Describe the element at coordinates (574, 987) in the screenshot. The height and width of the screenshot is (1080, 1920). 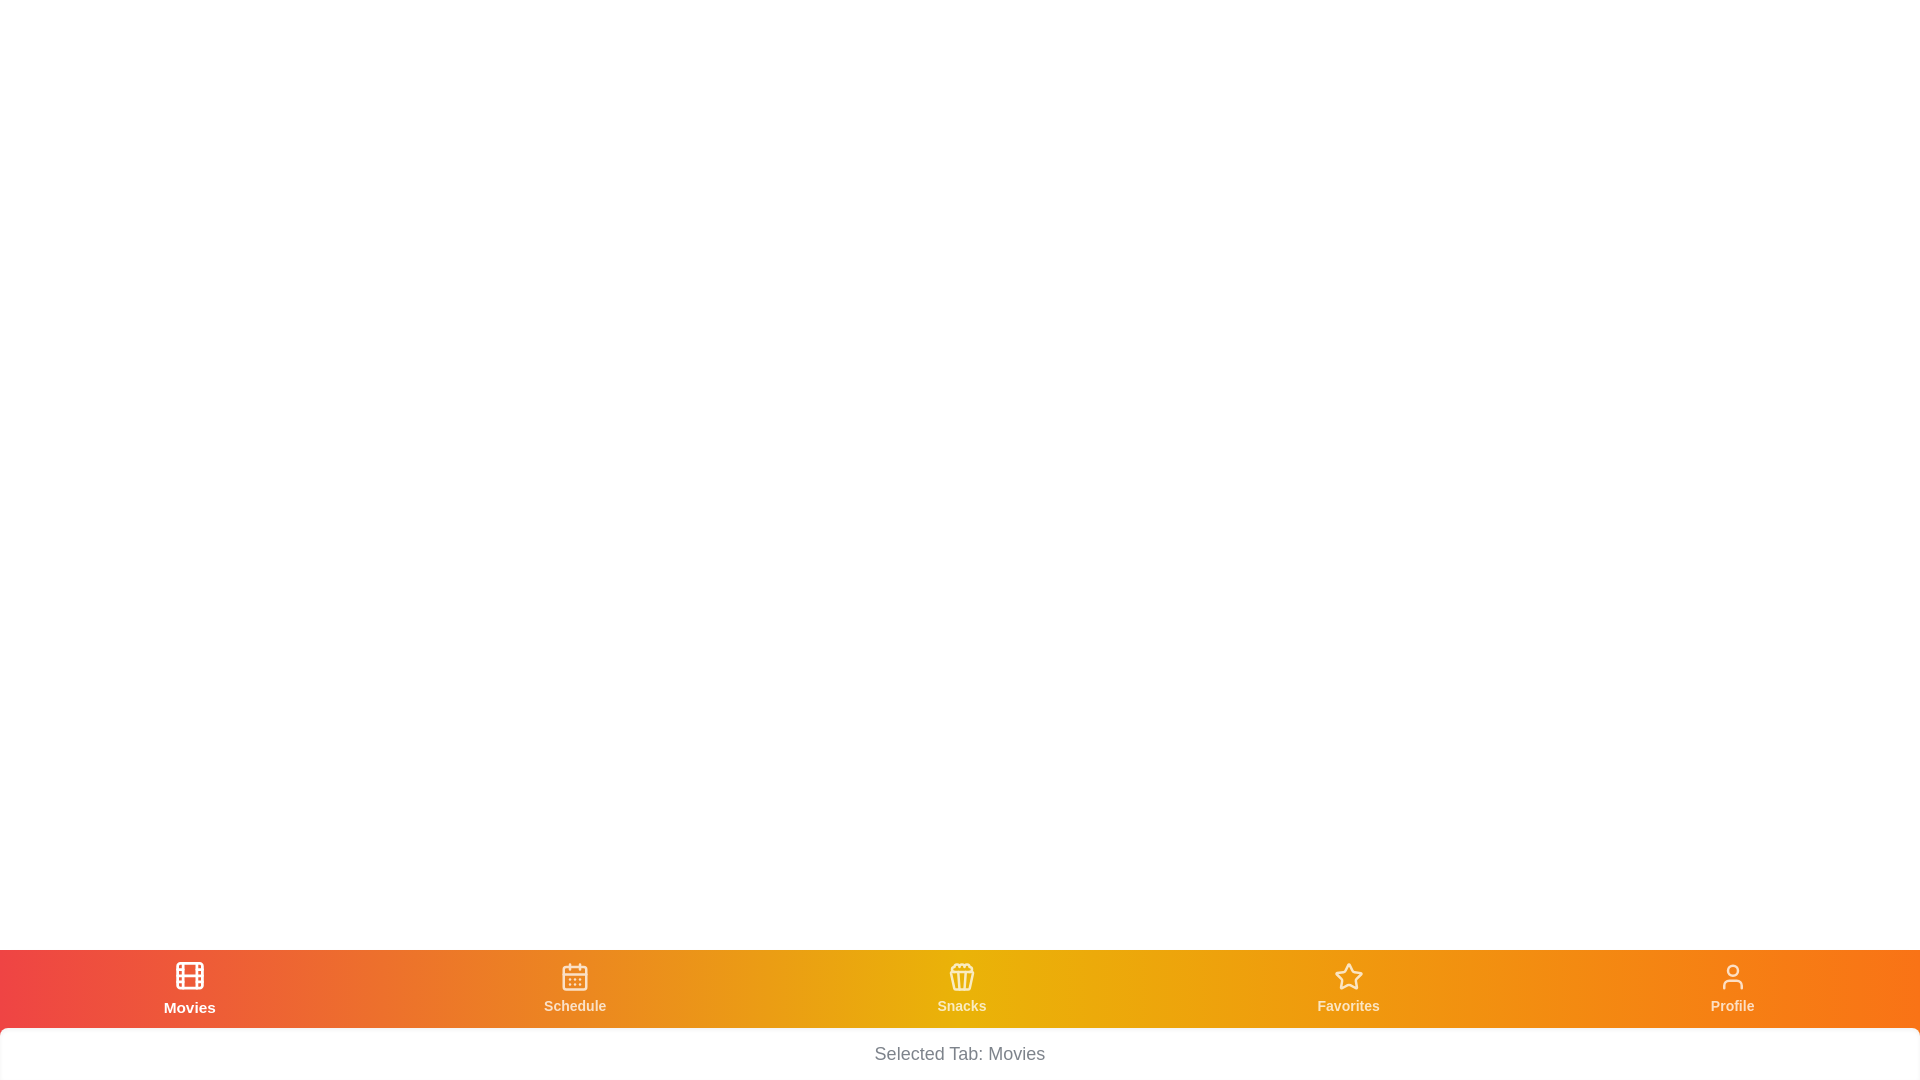
I see `the tab labeled Schedule to navigate to its respective section` at that location.